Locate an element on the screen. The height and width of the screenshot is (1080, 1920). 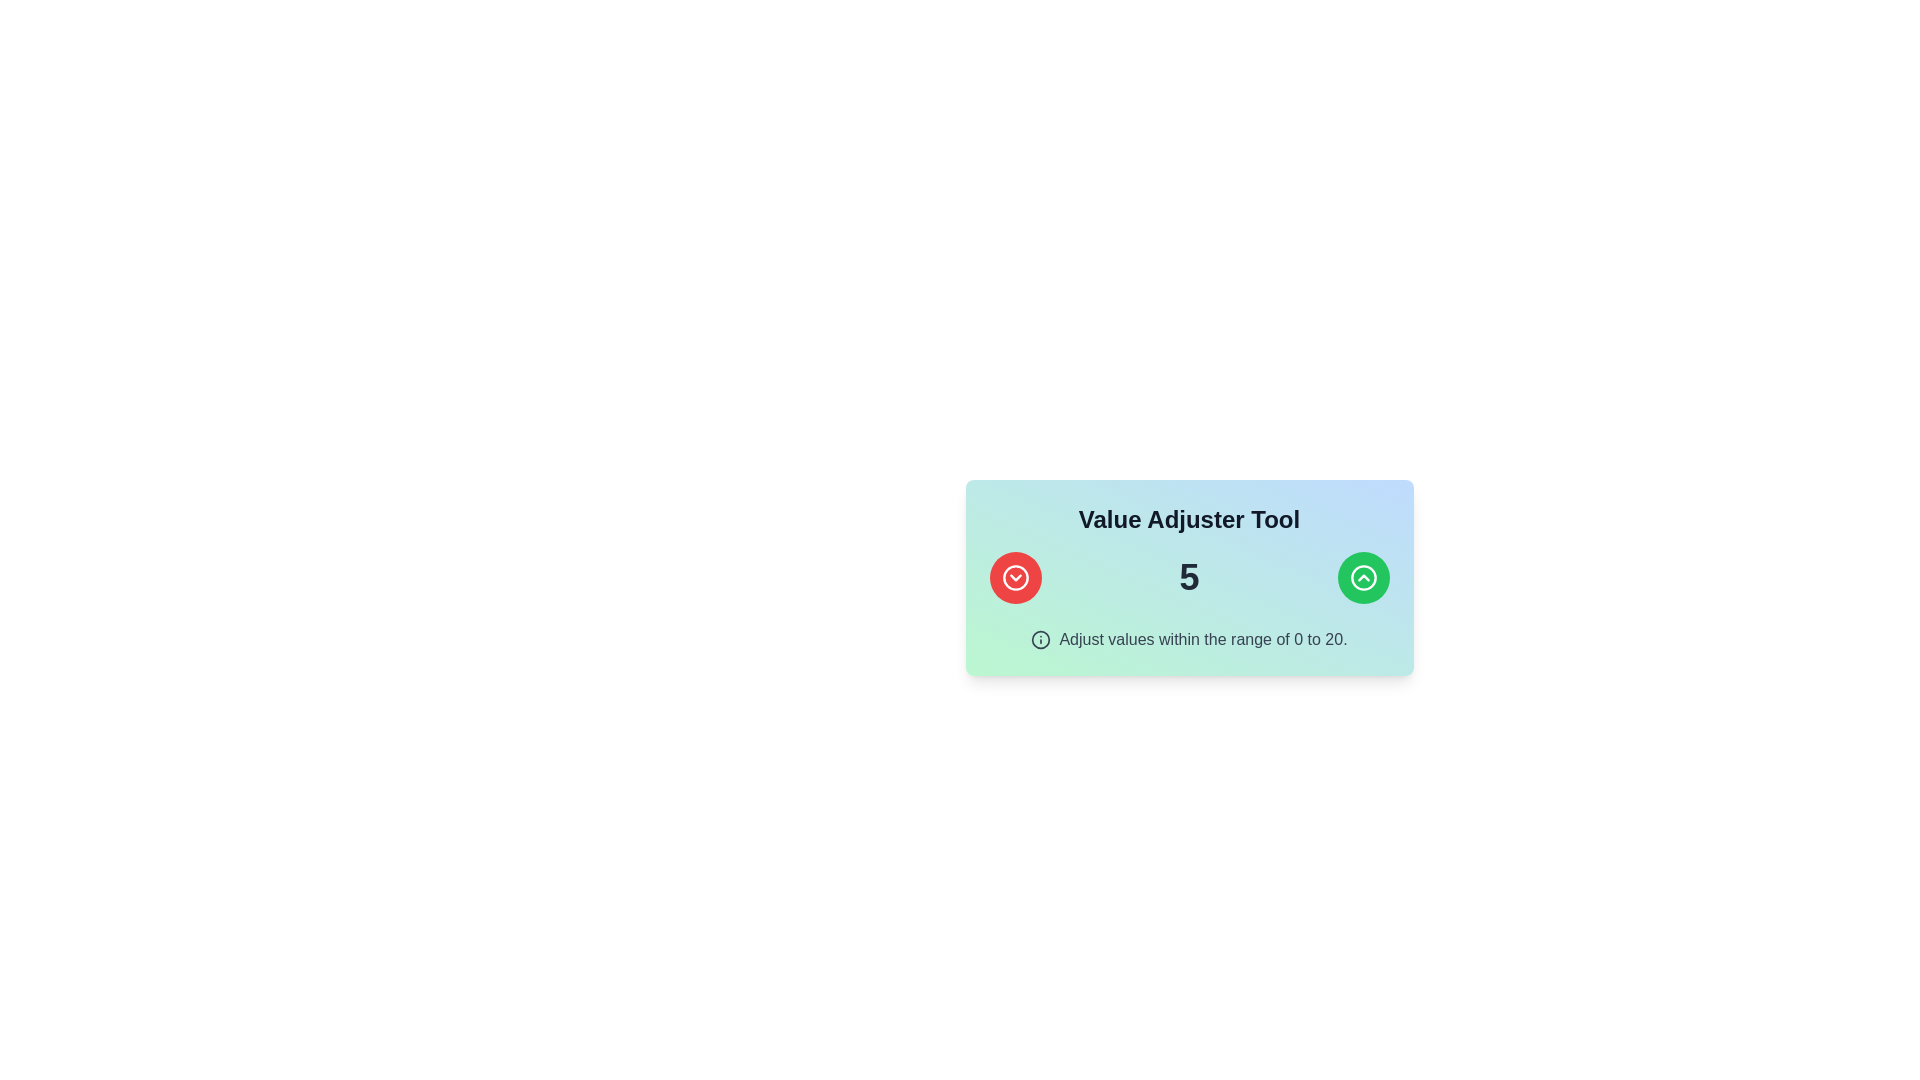
title 'Value Adjuster Tool' and the description 'Adjust values within the range of 0 to 20.' of the Composite interactive component (adjuster tool with buttons) that has a gradient background and rounded corners is located at coordinates (1189, 578).